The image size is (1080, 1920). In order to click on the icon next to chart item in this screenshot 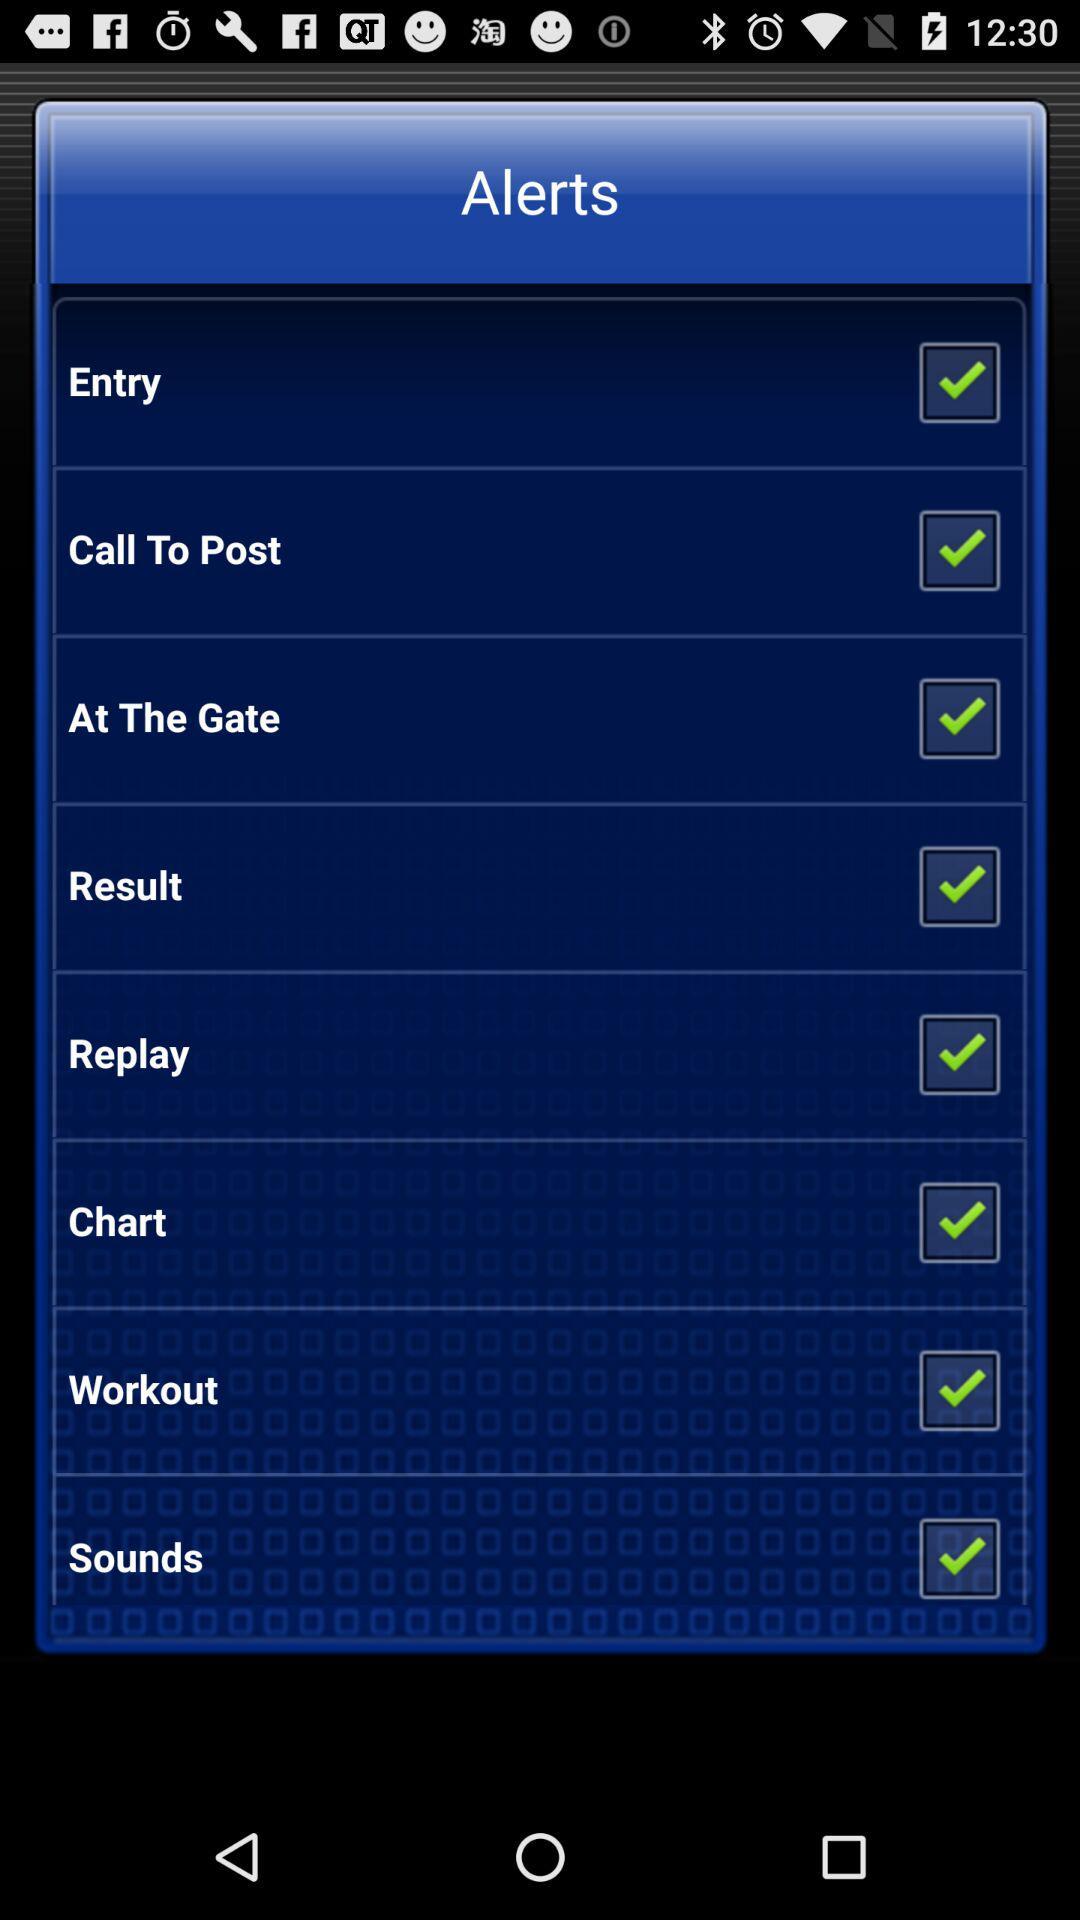, I will do `click(957, 1219)`.